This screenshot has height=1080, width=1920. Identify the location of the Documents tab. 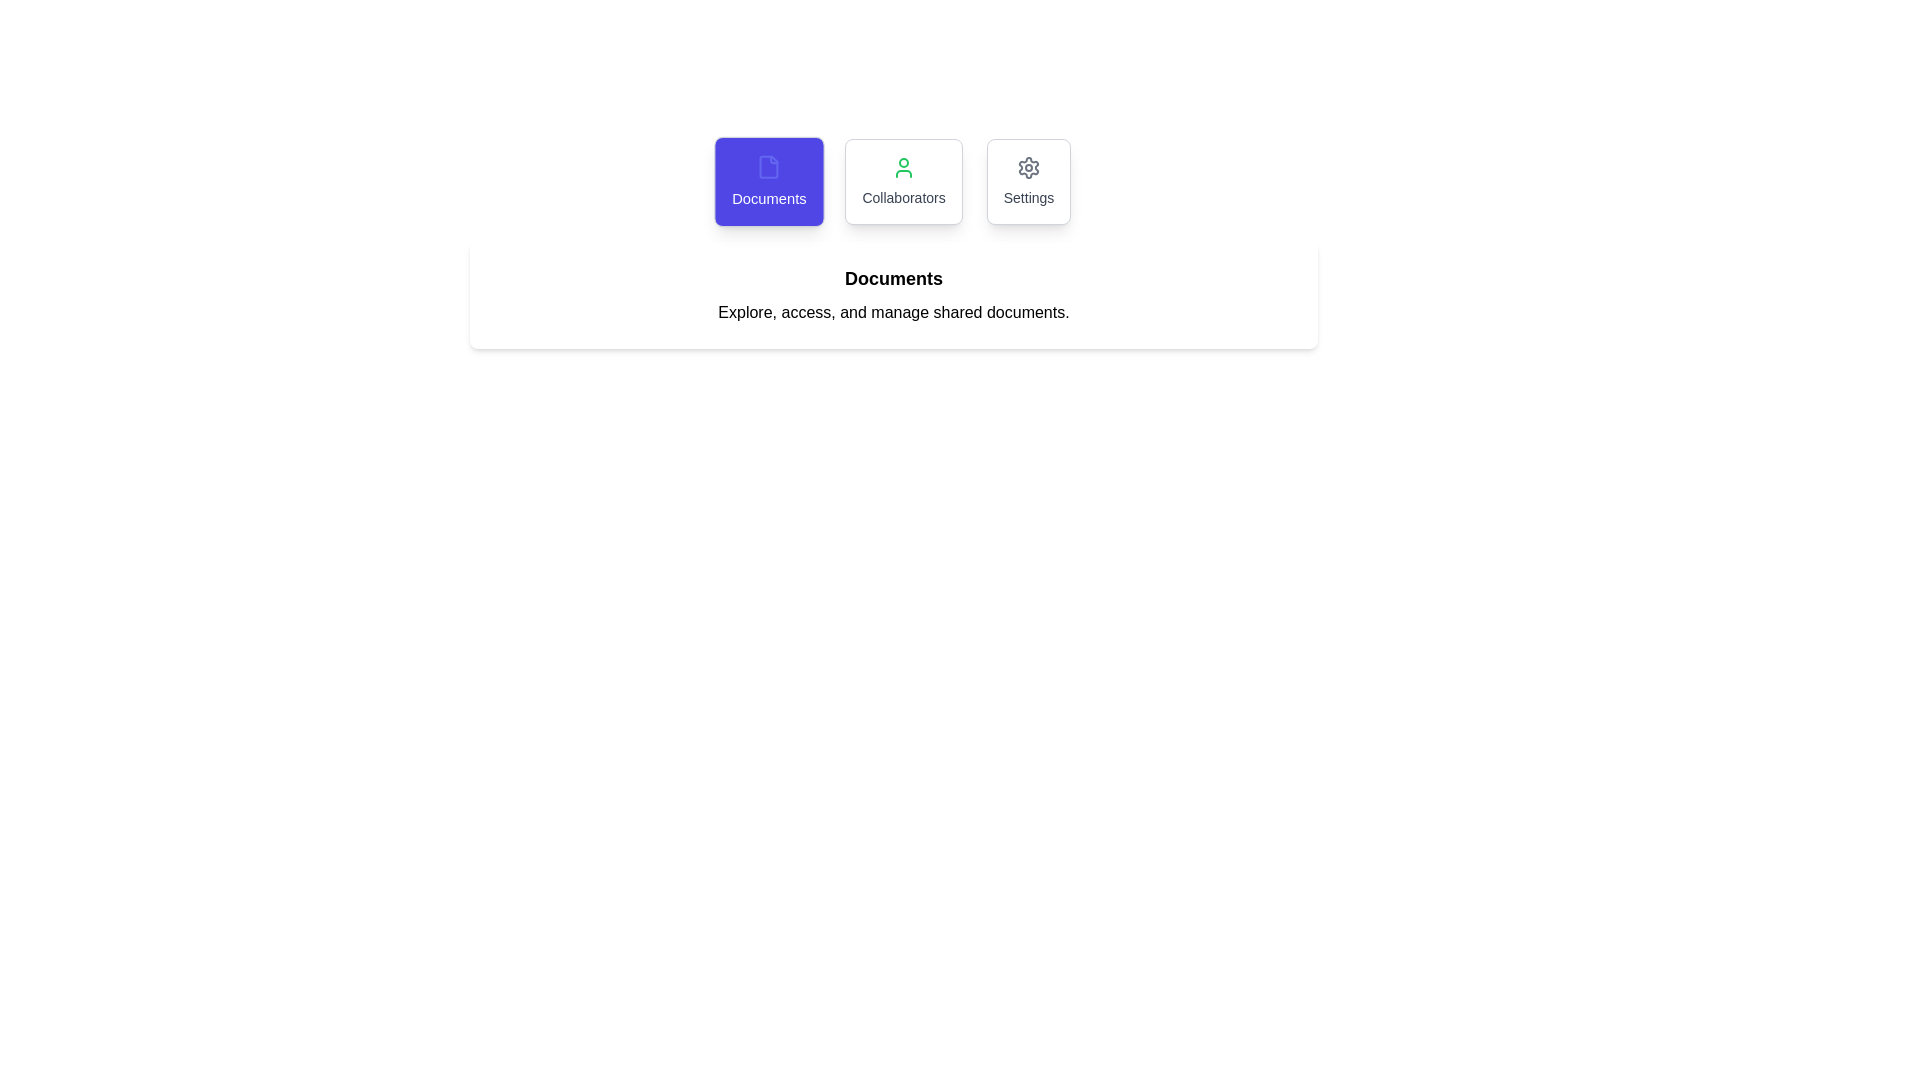
(768, 181).